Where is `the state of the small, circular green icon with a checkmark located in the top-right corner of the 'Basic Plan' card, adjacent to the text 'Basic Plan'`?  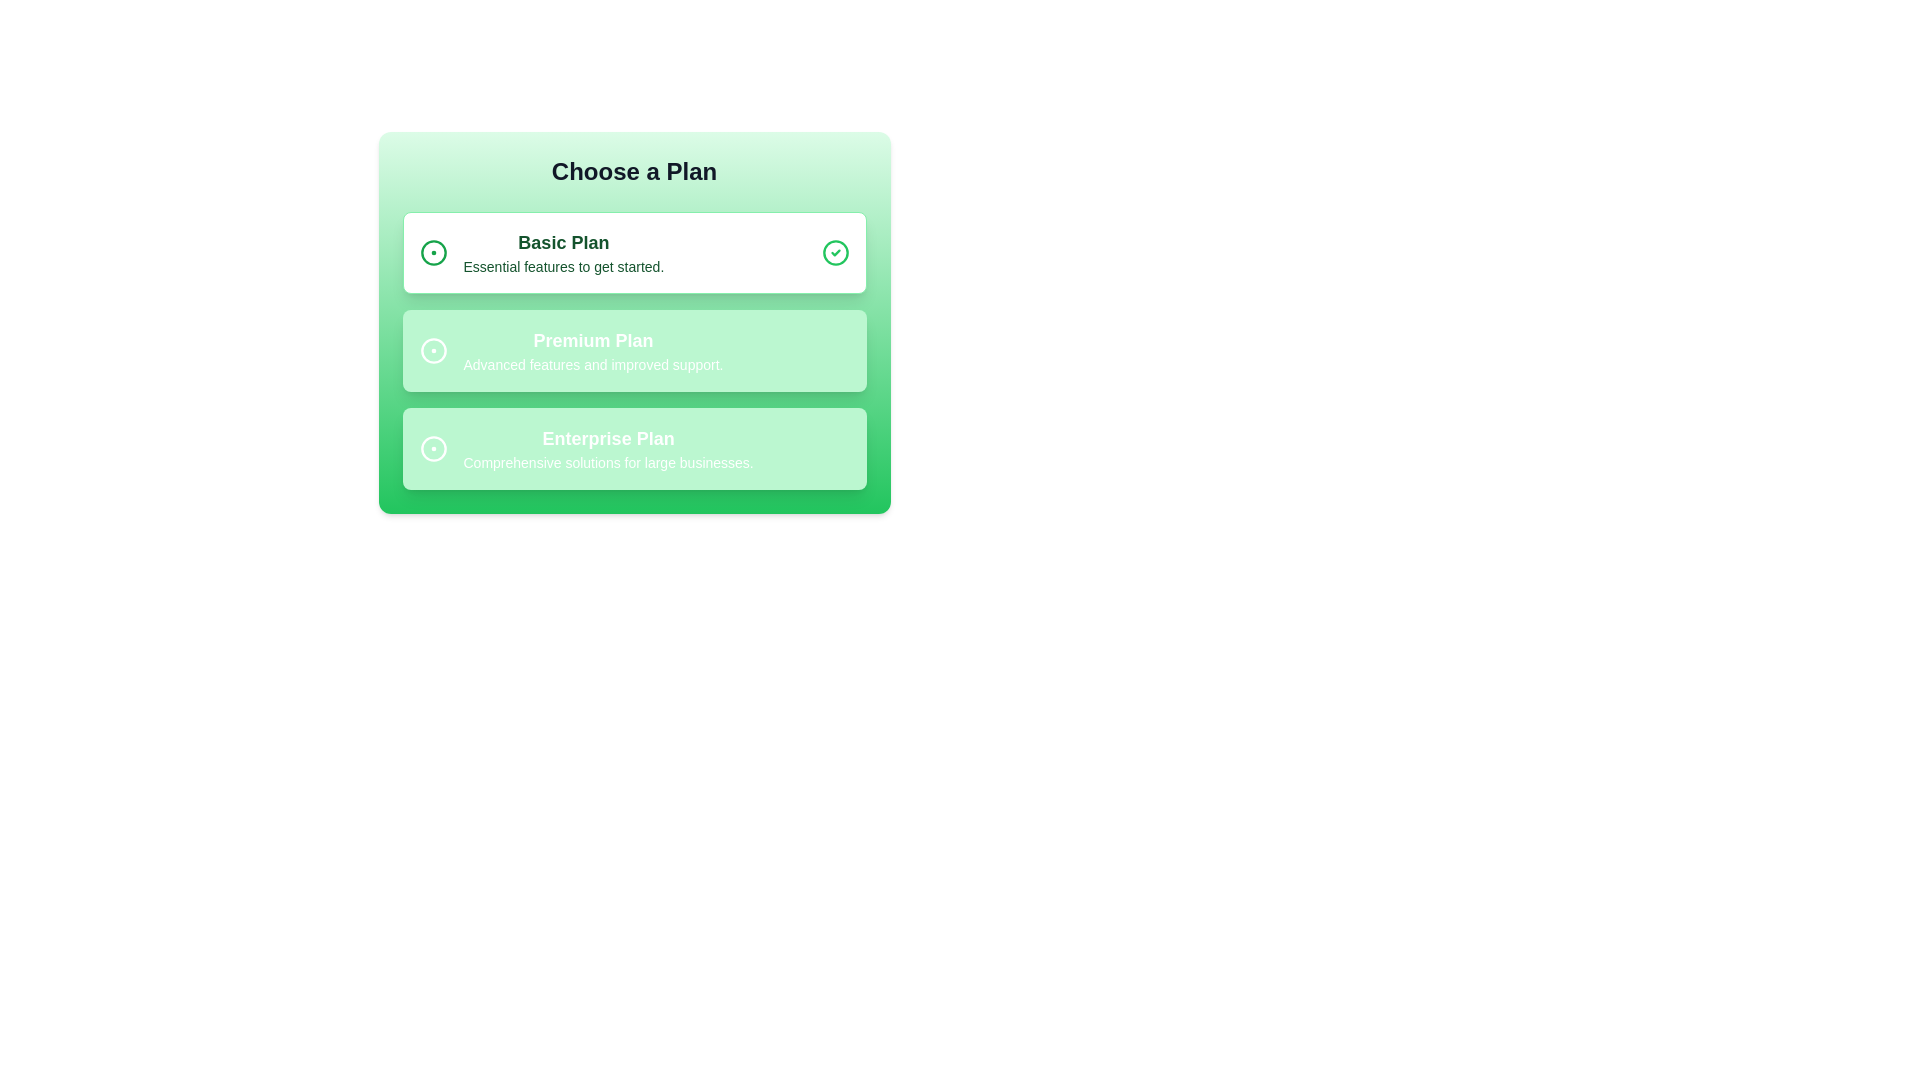 the state of the small, circular green icon with a checkmark located in the top-right corner of the 'Basic Plan' card, adjacent to the text 'Basic Plan' is located at coordinates (835, 252).